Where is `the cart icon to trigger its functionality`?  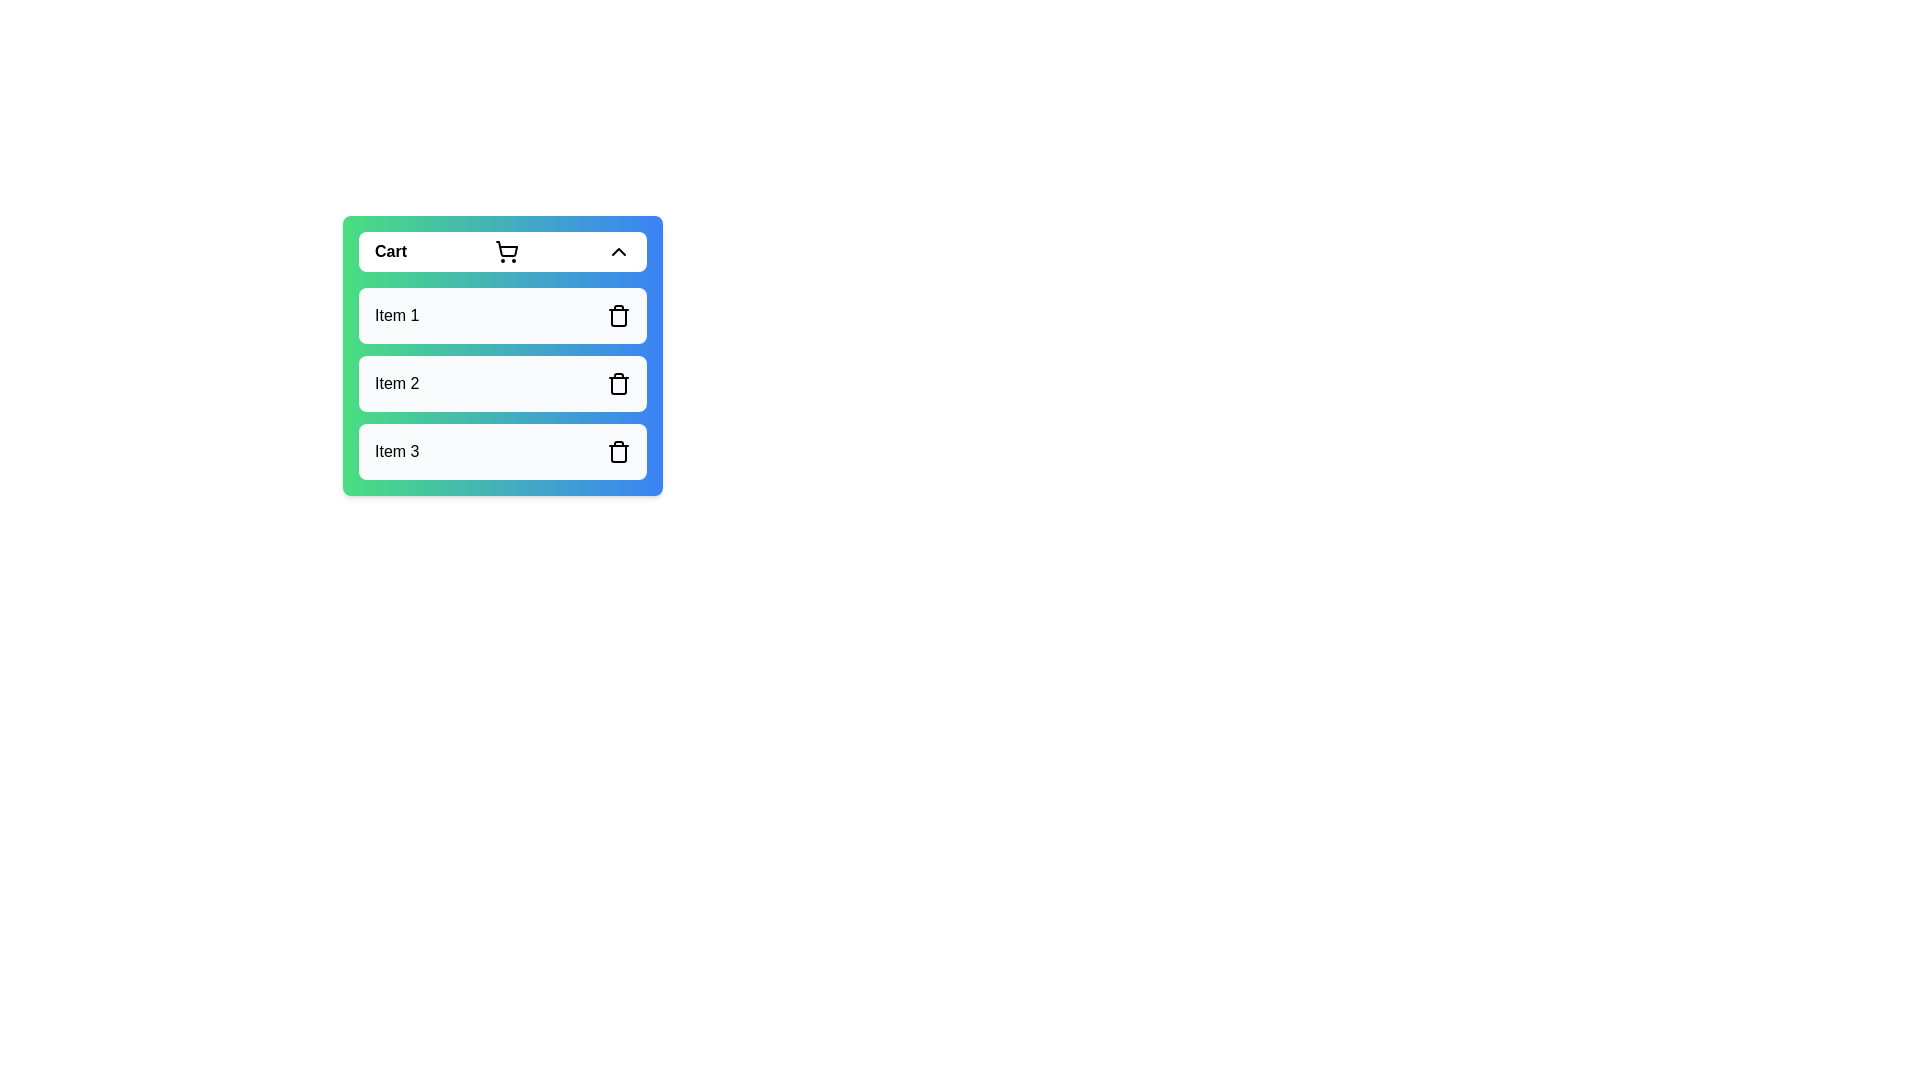
the cart icon to trigger its functionality is located at coordinates (507, 250).